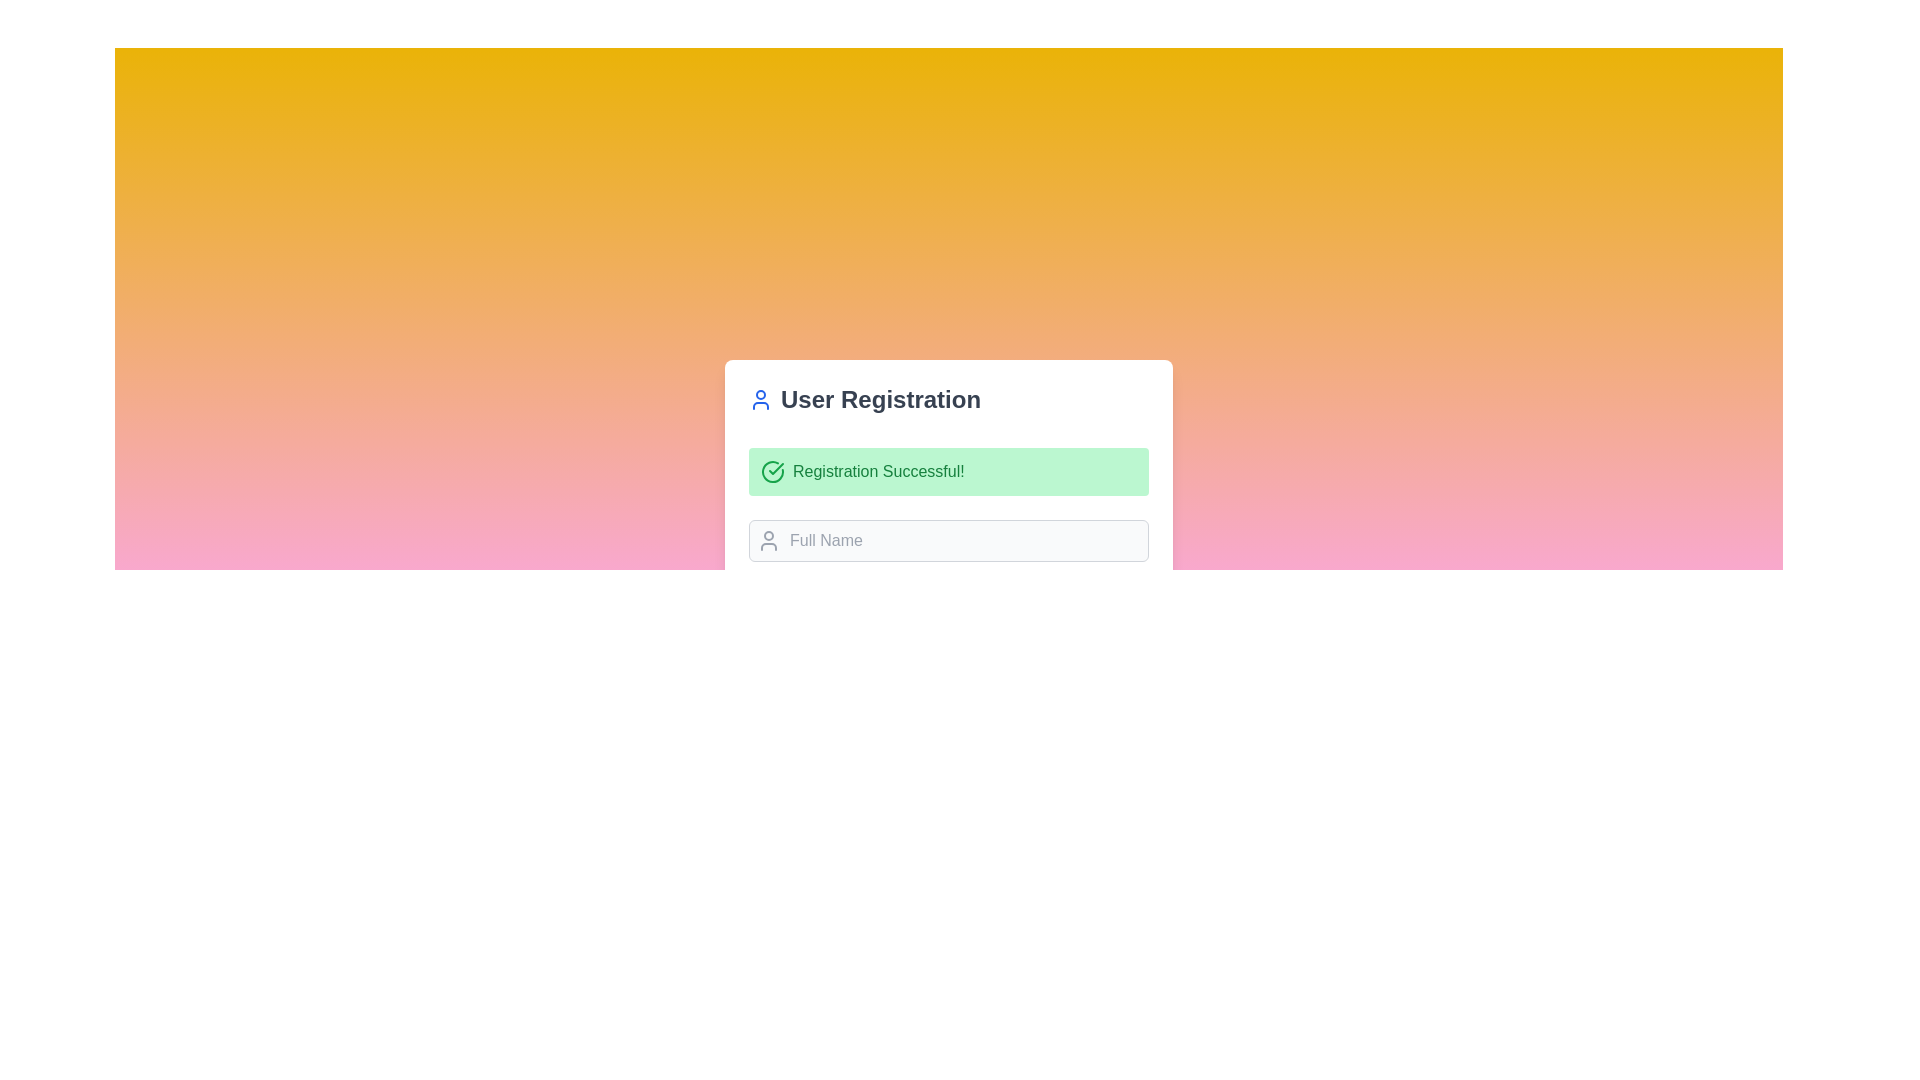  Describe the element at coordinates (767, 540) in the screenshot. I see `the human figure icon that is styled in a modern outline and located at the far left side of the 'Full Name' input field beneath the green success message labeled 'Registration Successful!'` at that location.